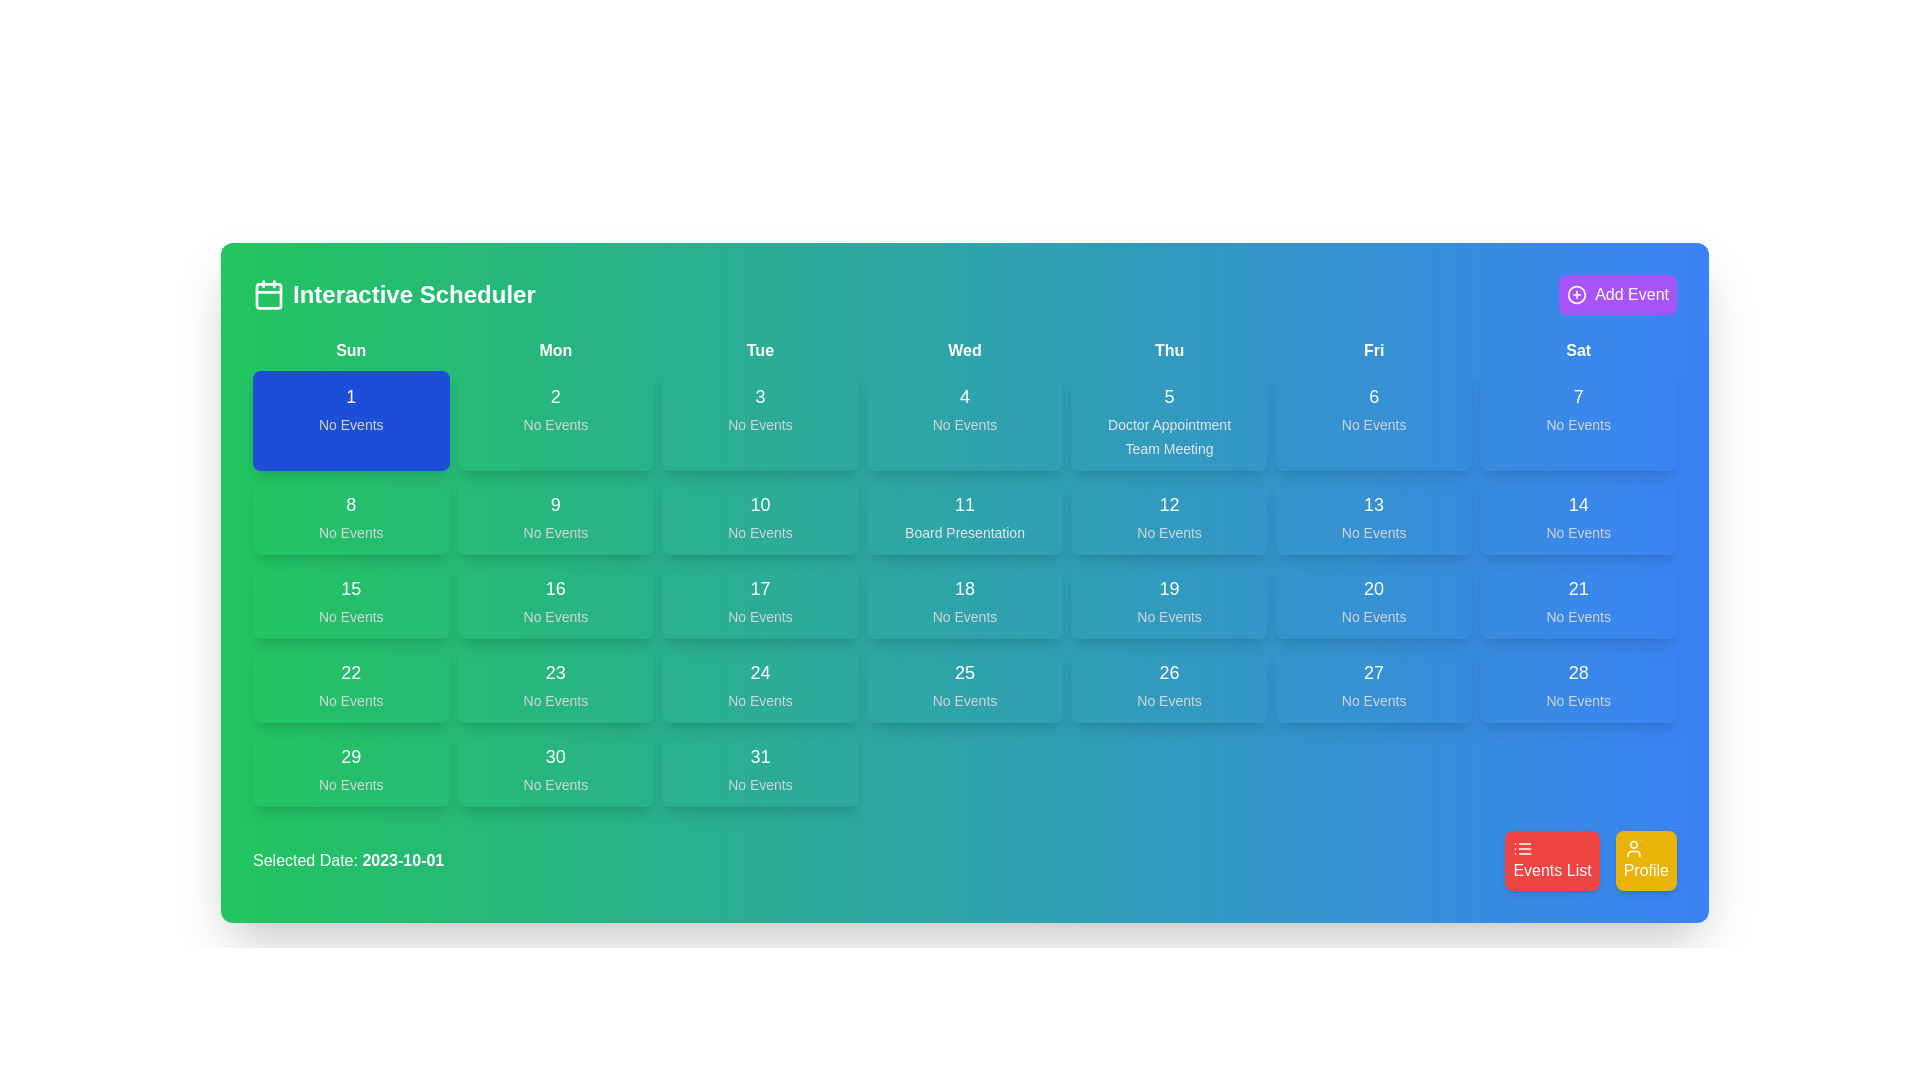 This screenshot has height=1080, width=1920. I want to click on the text label indicating no scheduled events for the day '31', located at the bottom right corner of the calendar component, so click(759, 784).